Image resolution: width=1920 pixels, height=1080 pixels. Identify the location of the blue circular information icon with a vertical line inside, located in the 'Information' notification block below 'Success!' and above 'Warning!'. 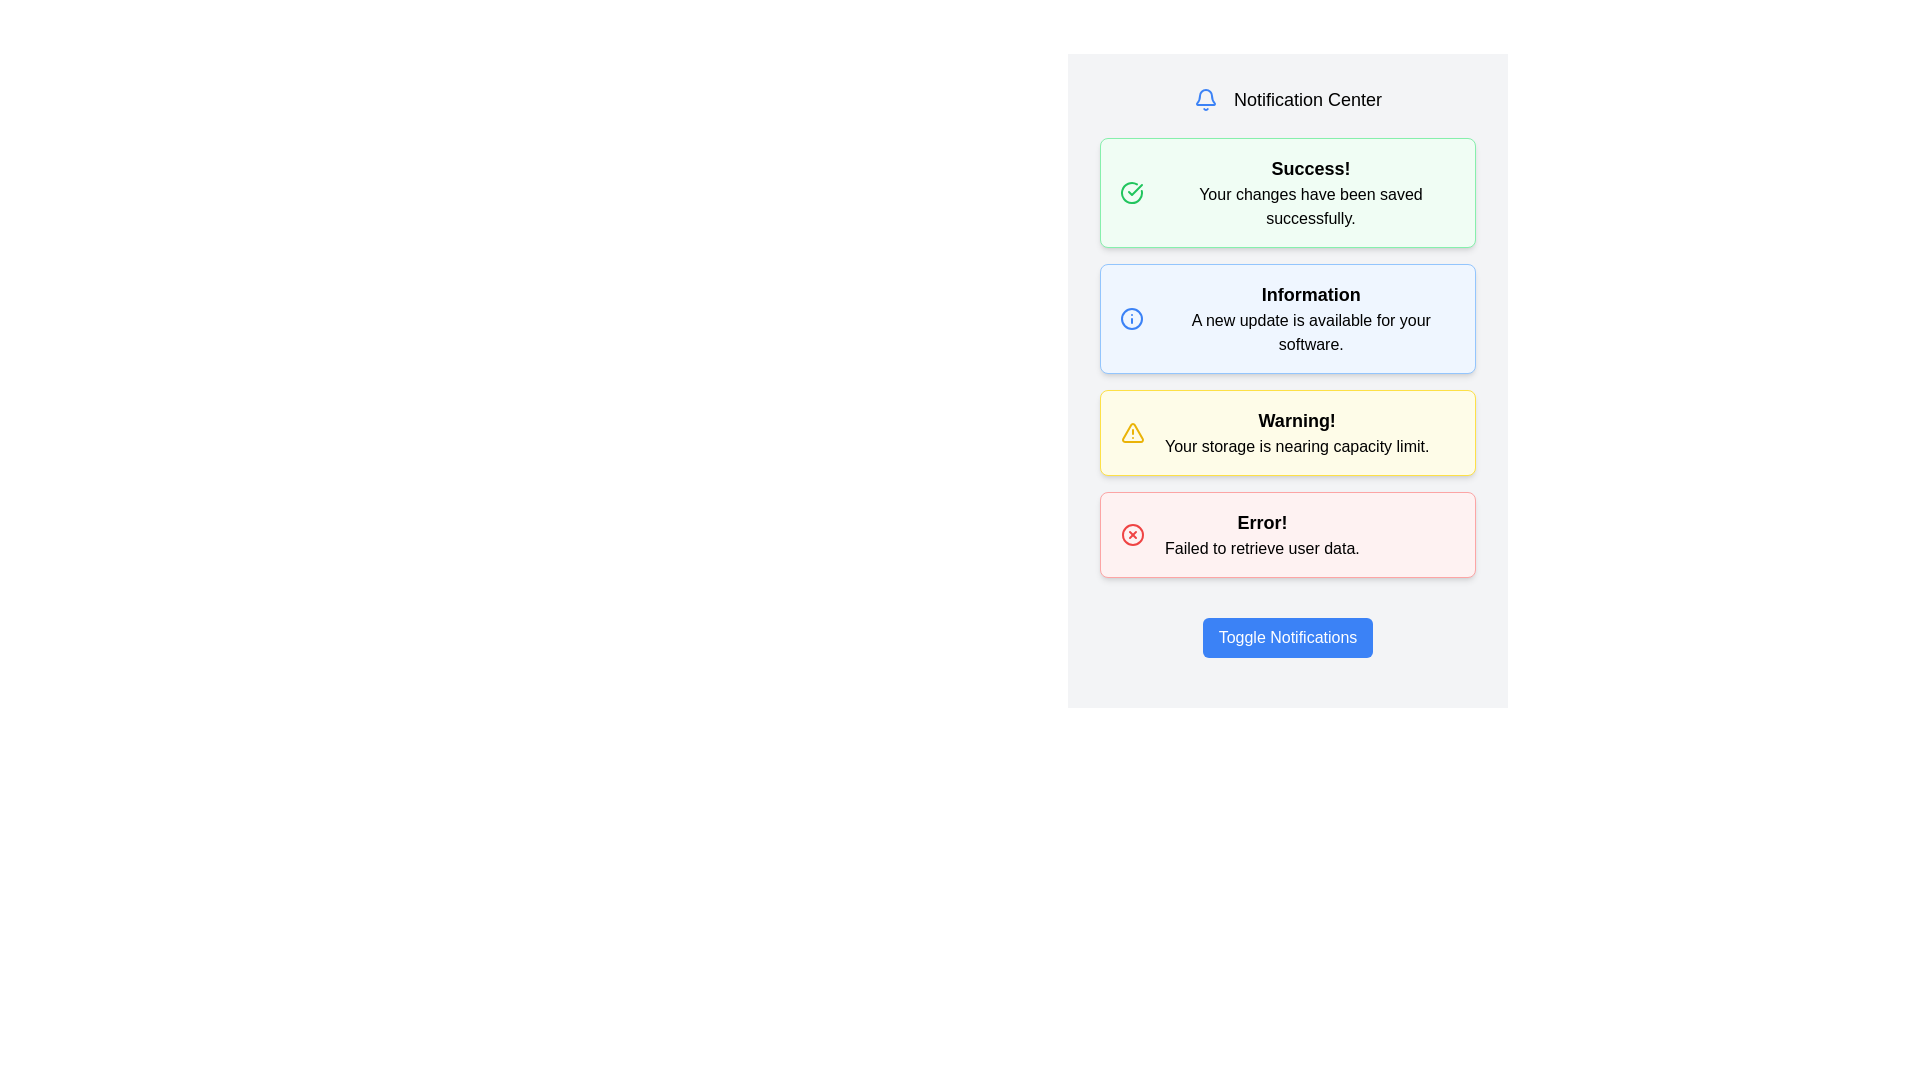
(1132, 318).